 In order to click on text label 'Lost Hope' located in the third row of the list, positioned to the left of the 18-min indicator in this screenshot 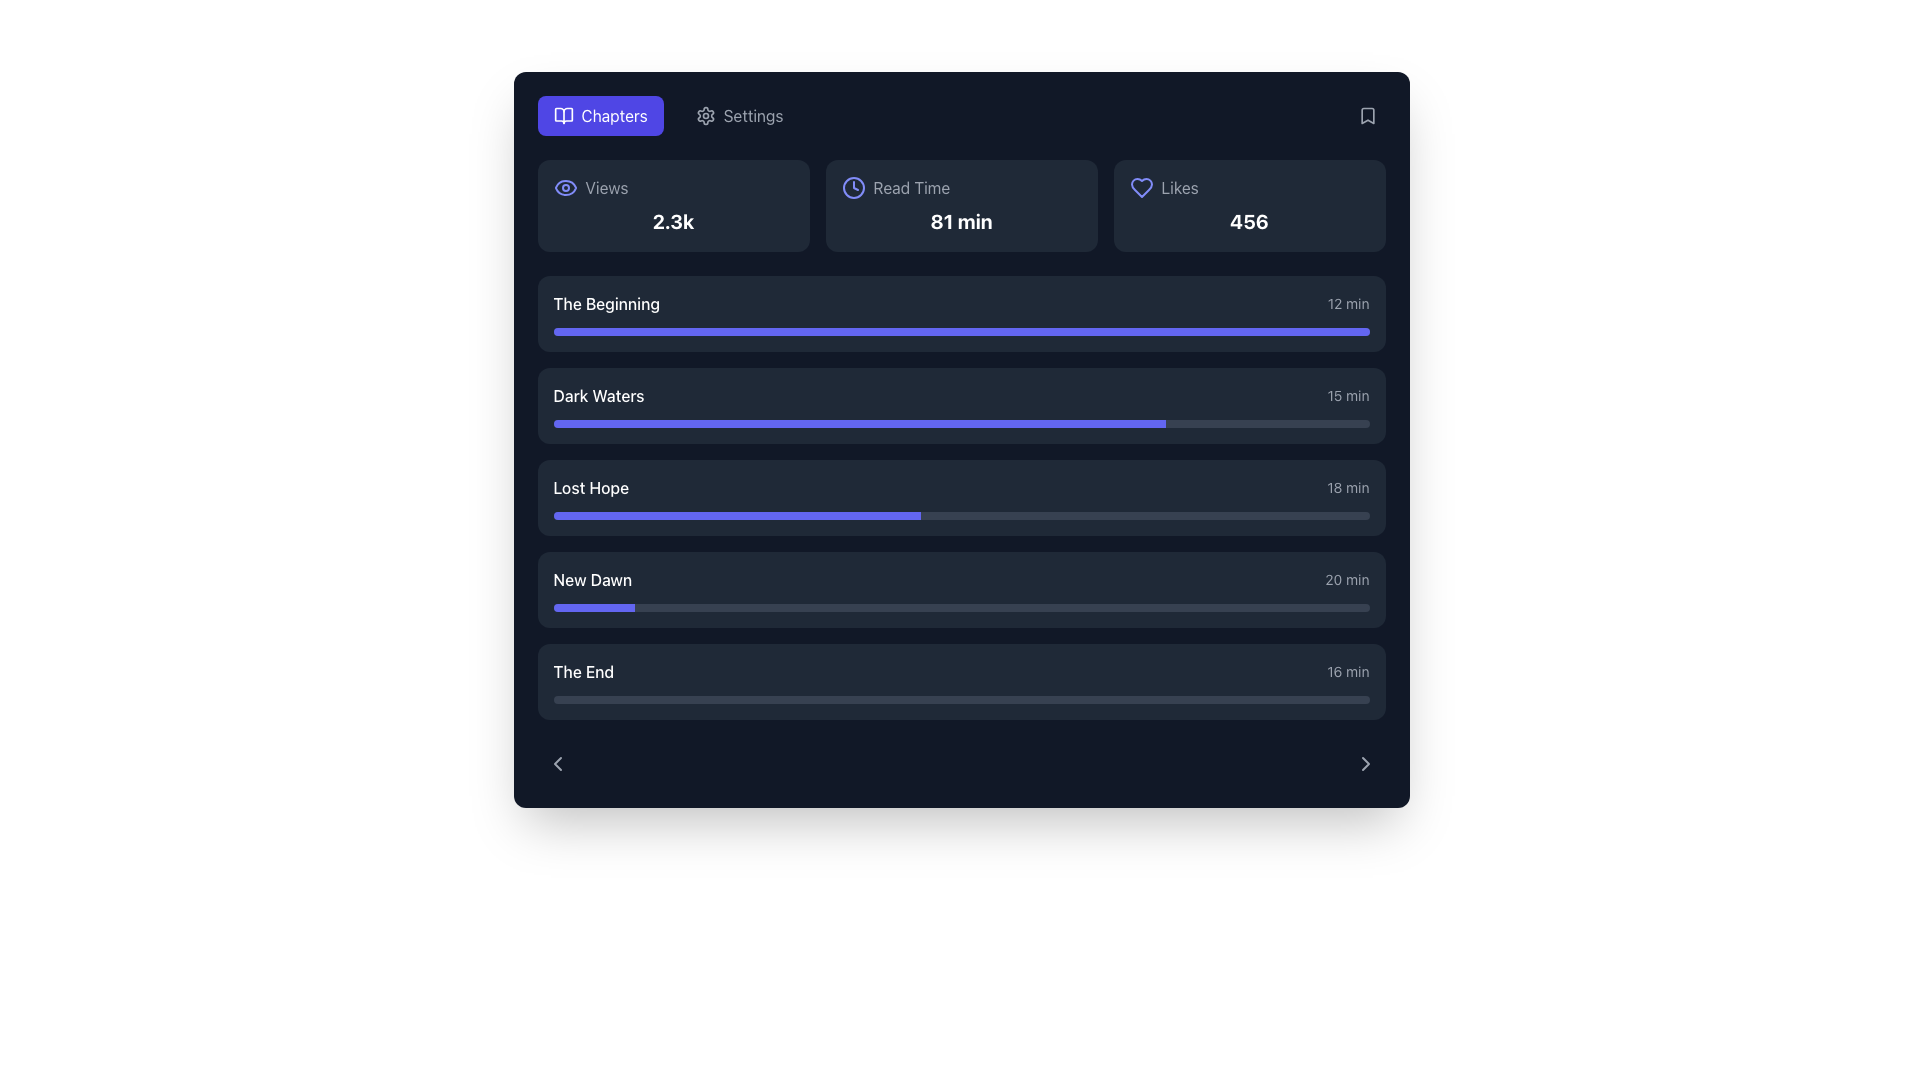, I will do `click(590, 488)`.